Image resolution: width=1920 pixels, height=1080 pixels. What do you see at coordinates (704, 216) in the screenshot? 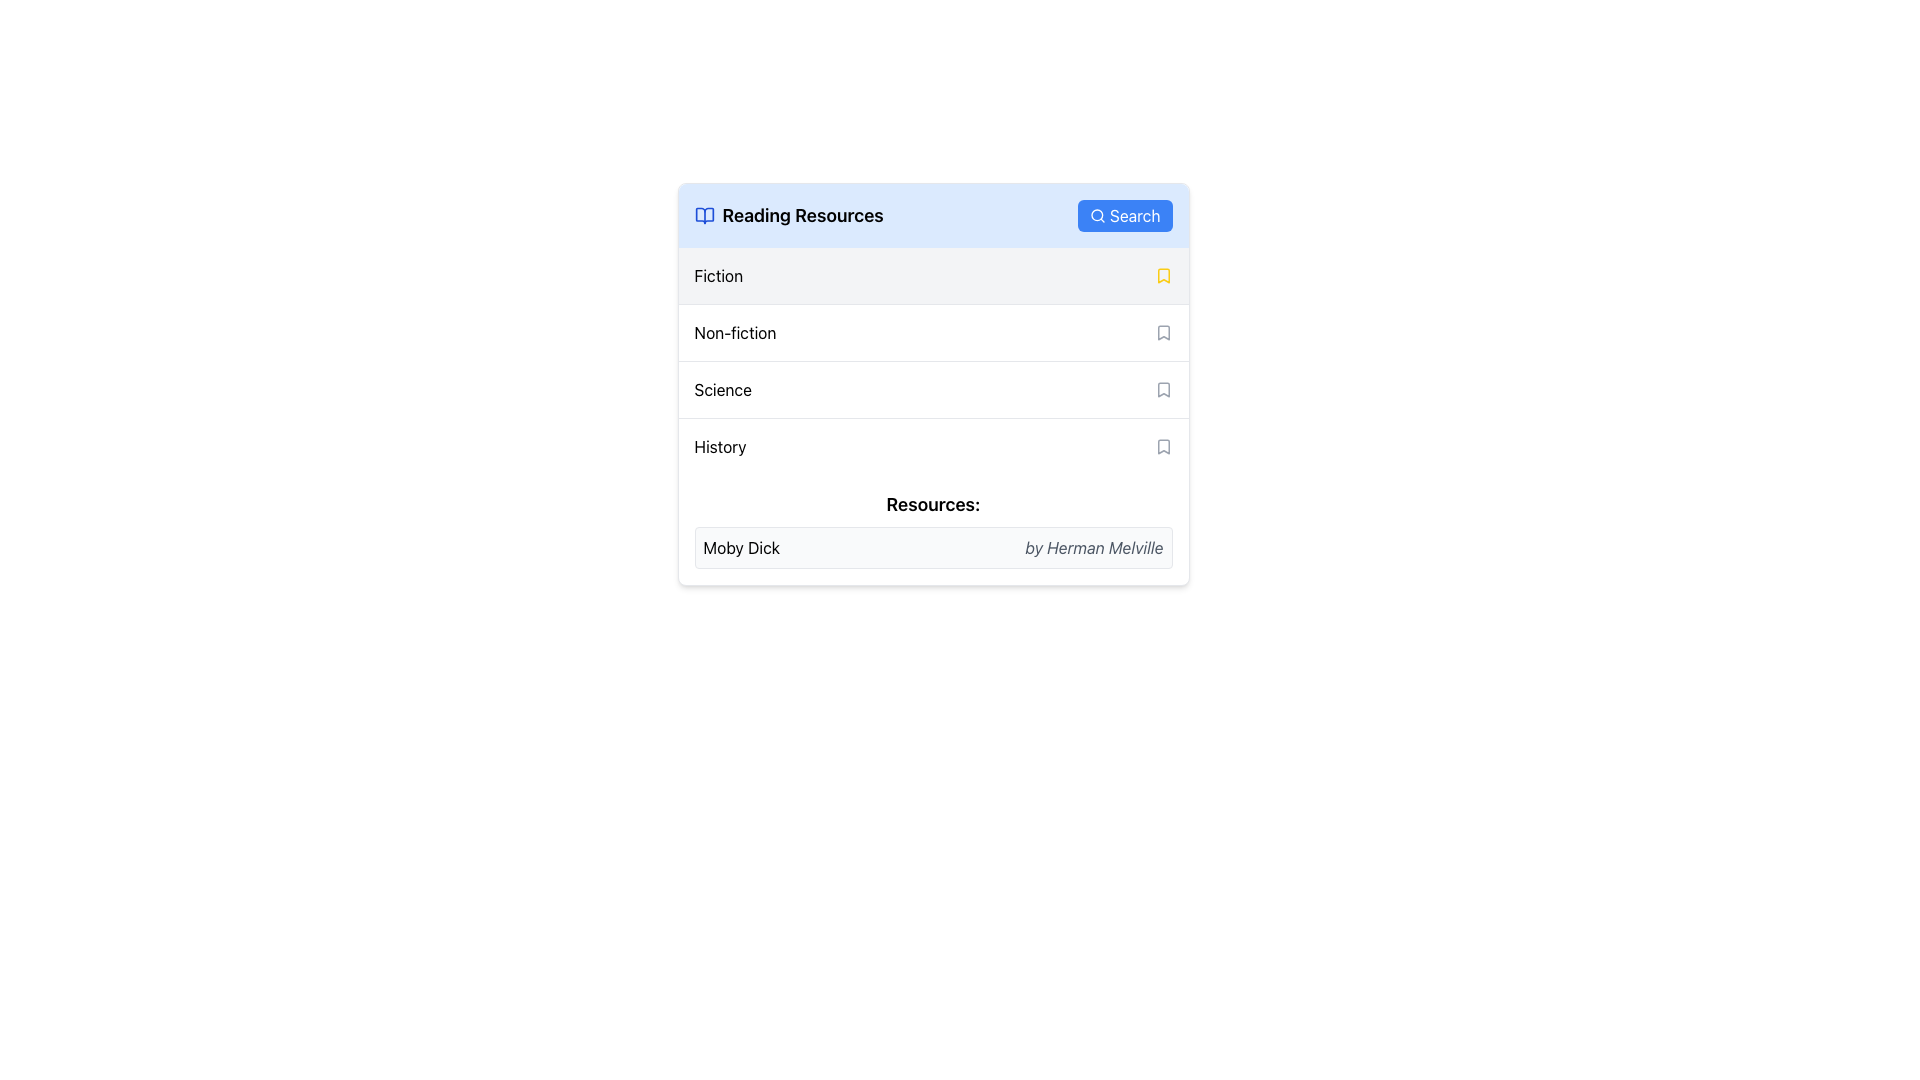
I see `properties of the decorative icon representing reading or books located in the header section of the 'Reading Resources' panel, positioned to the left of the text 'Reading Resources'` at bounding box center [704, 216].